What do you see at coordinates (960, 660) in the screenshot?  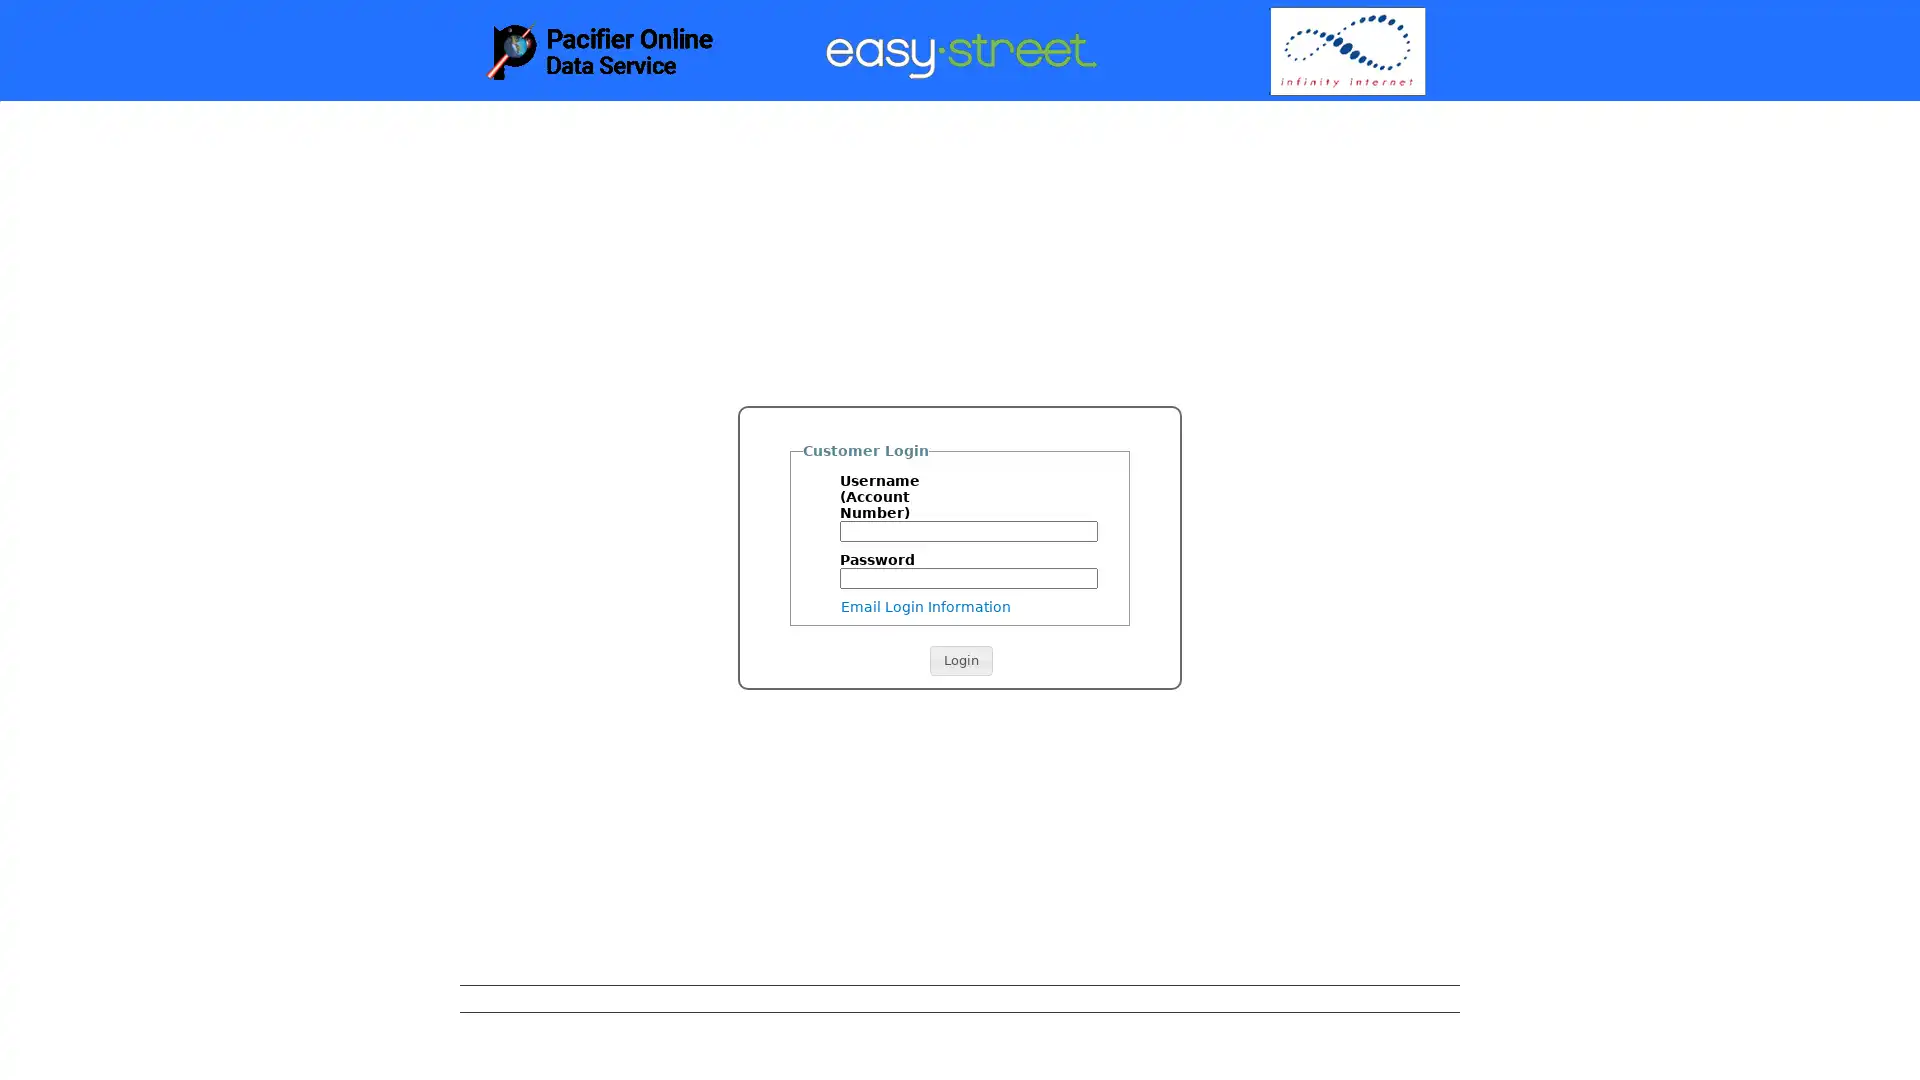 I see `Login` at bounding box center [960, 660].